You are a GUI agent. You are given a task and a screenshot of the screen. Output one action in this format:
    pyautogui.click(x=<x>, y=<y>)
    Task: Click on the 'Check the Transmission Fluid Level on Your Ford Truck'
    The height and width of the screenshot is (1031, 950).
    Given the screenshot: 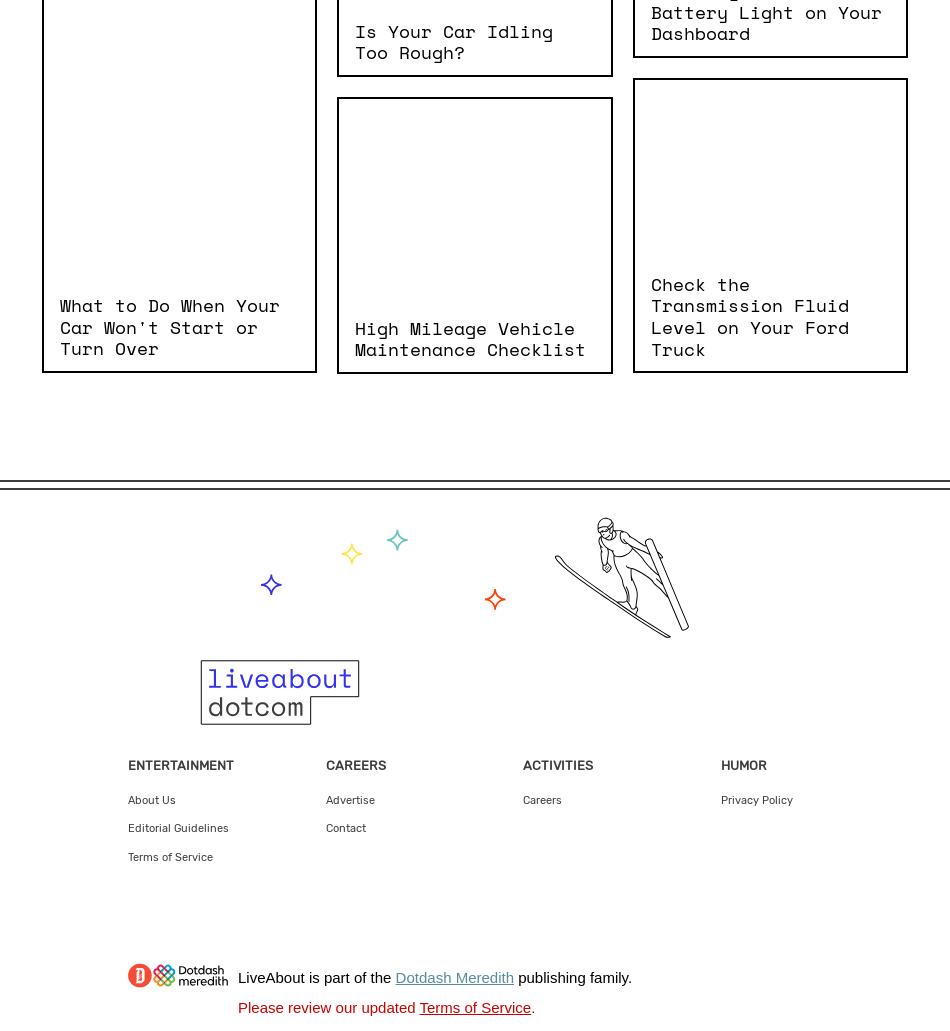 What is the action you would take?
    pyautogui.click(x=747, y=314)
    